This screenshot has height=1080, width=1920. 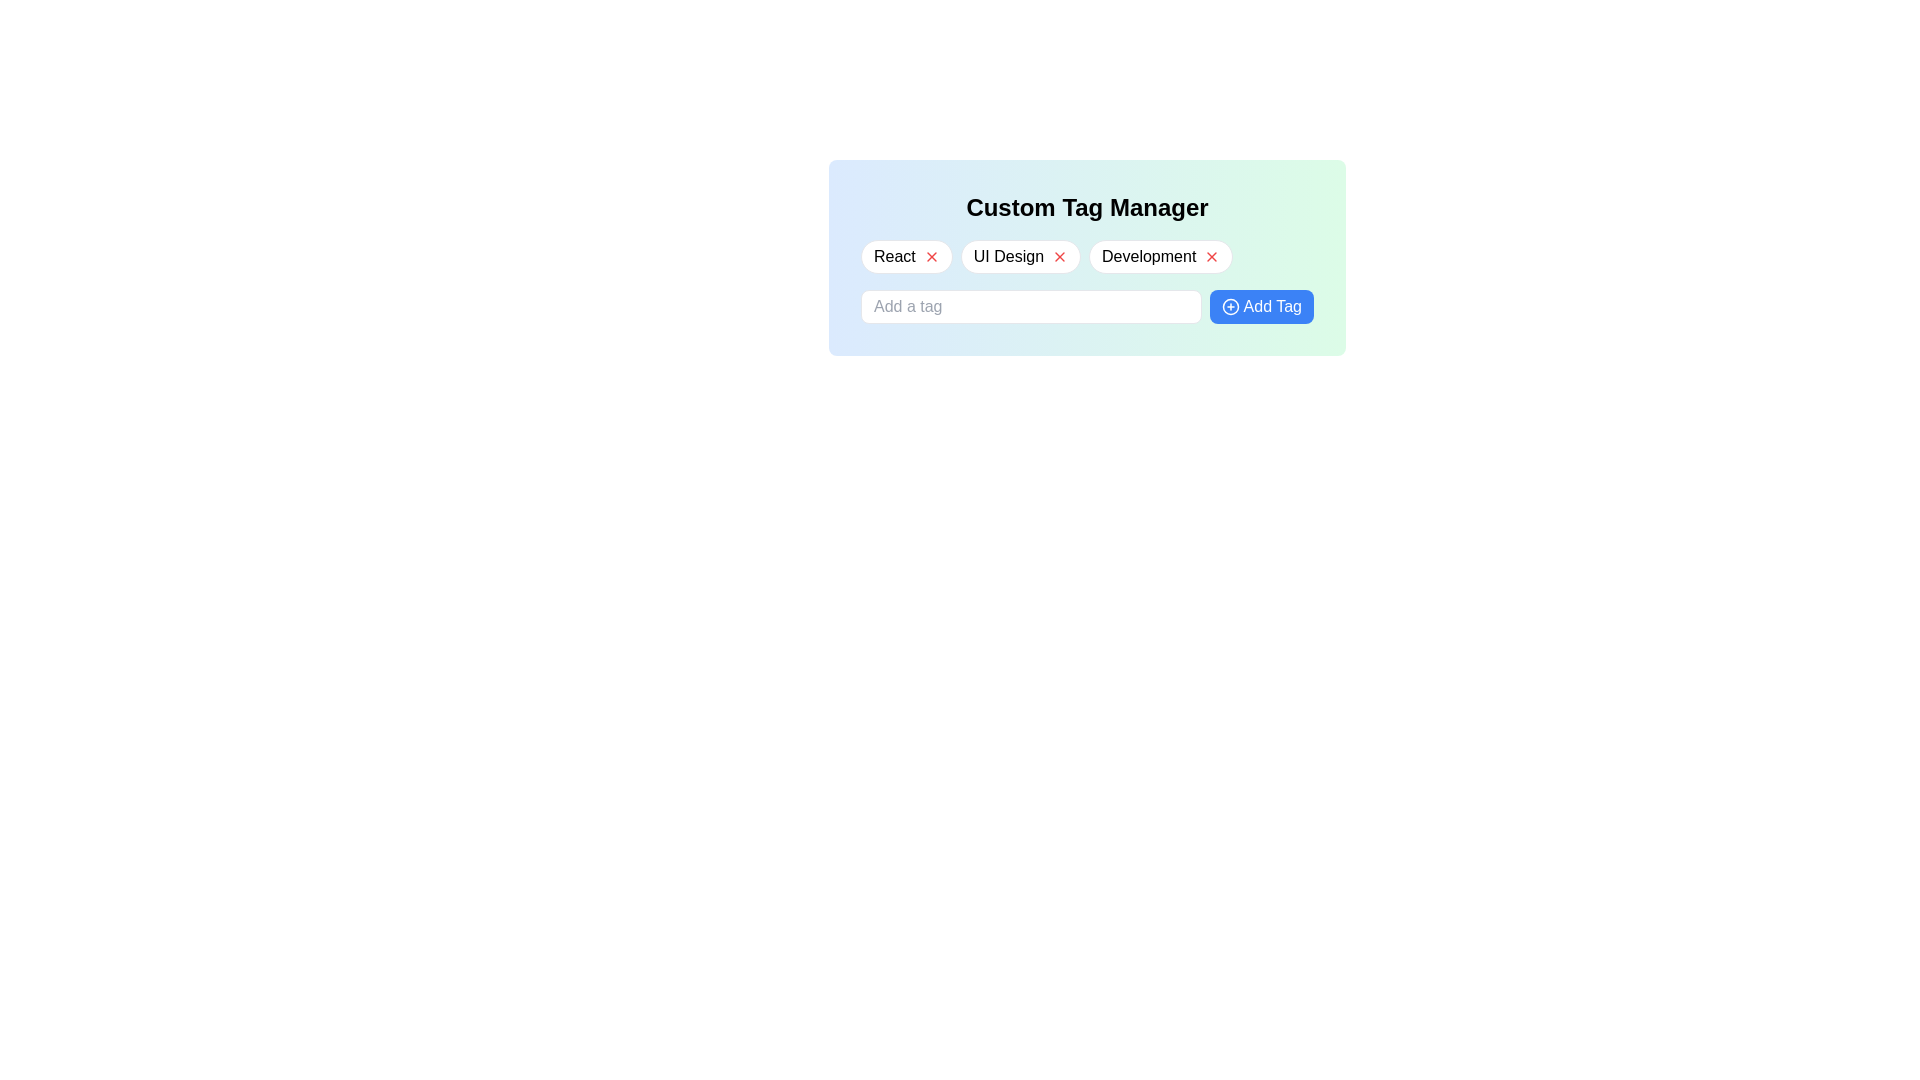 I want to click on the button located to the right of the text input field, so click(x=1260, y=307).